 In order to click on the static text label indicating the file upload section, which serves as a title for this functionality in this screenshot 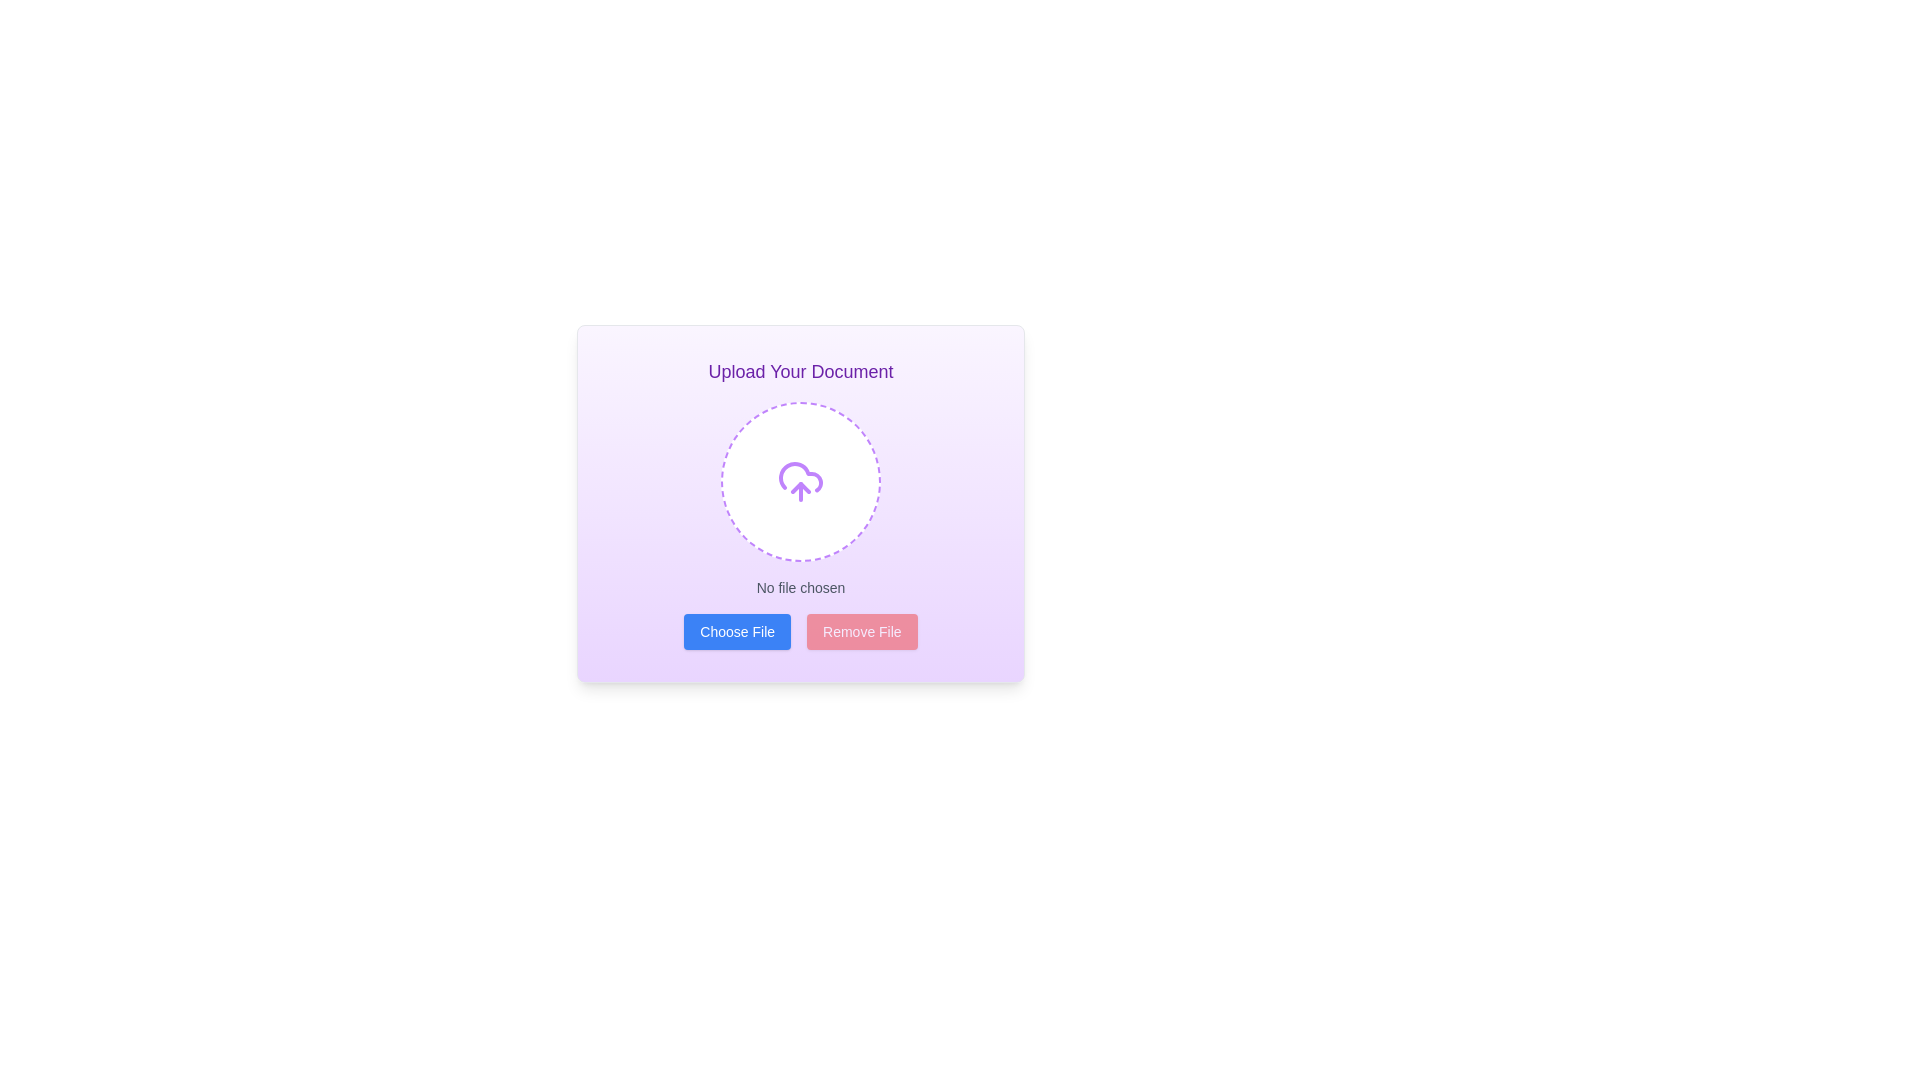, I will do `click(801, 371)`.